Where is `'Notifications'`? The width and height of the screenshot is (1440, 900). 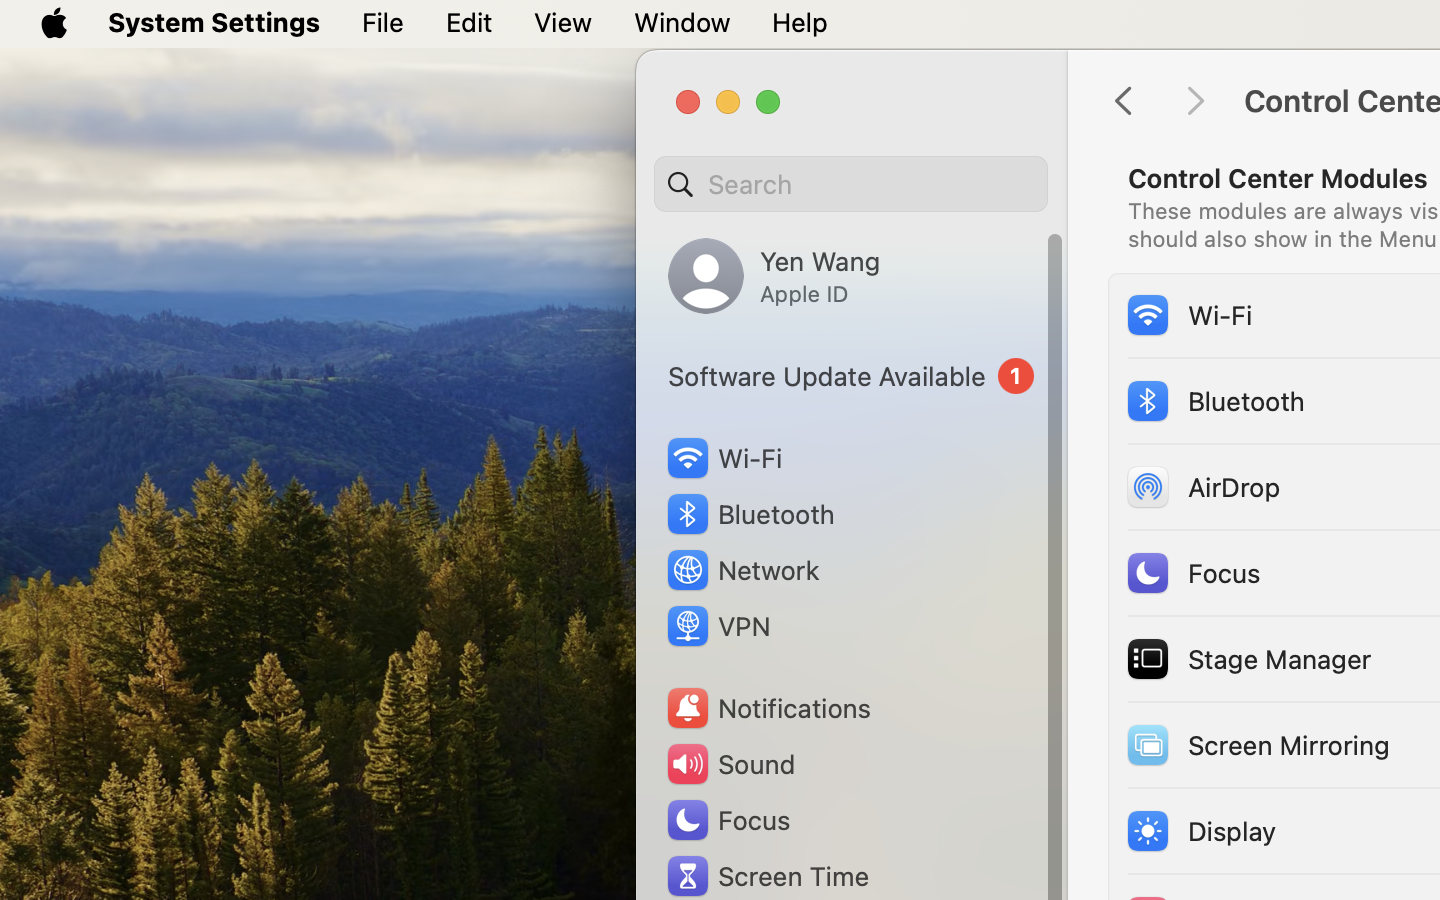 'Notifications' is located at coordinates (766, 707).